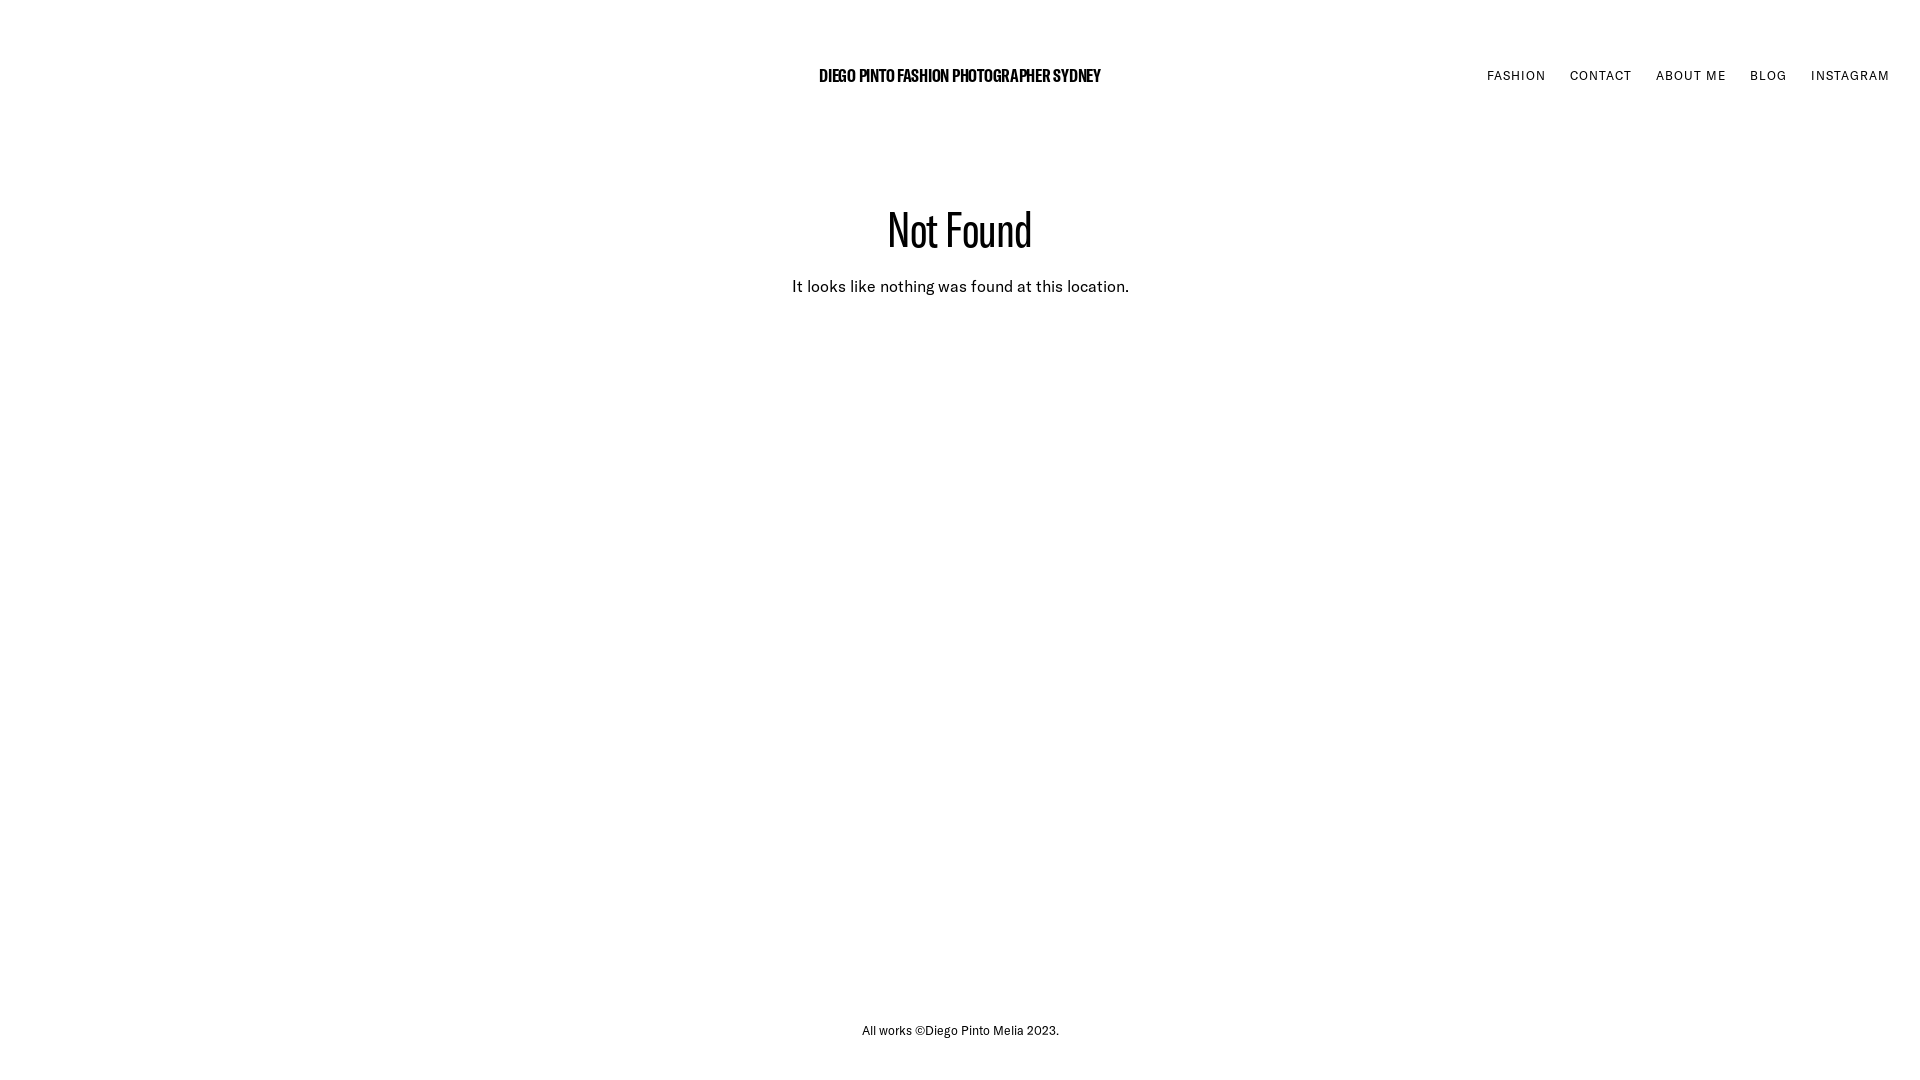  What do you see at coordinates (1689, 74) in the screenshot?
I see `'ABOUT ME'` at bounding box center [1689, 74].